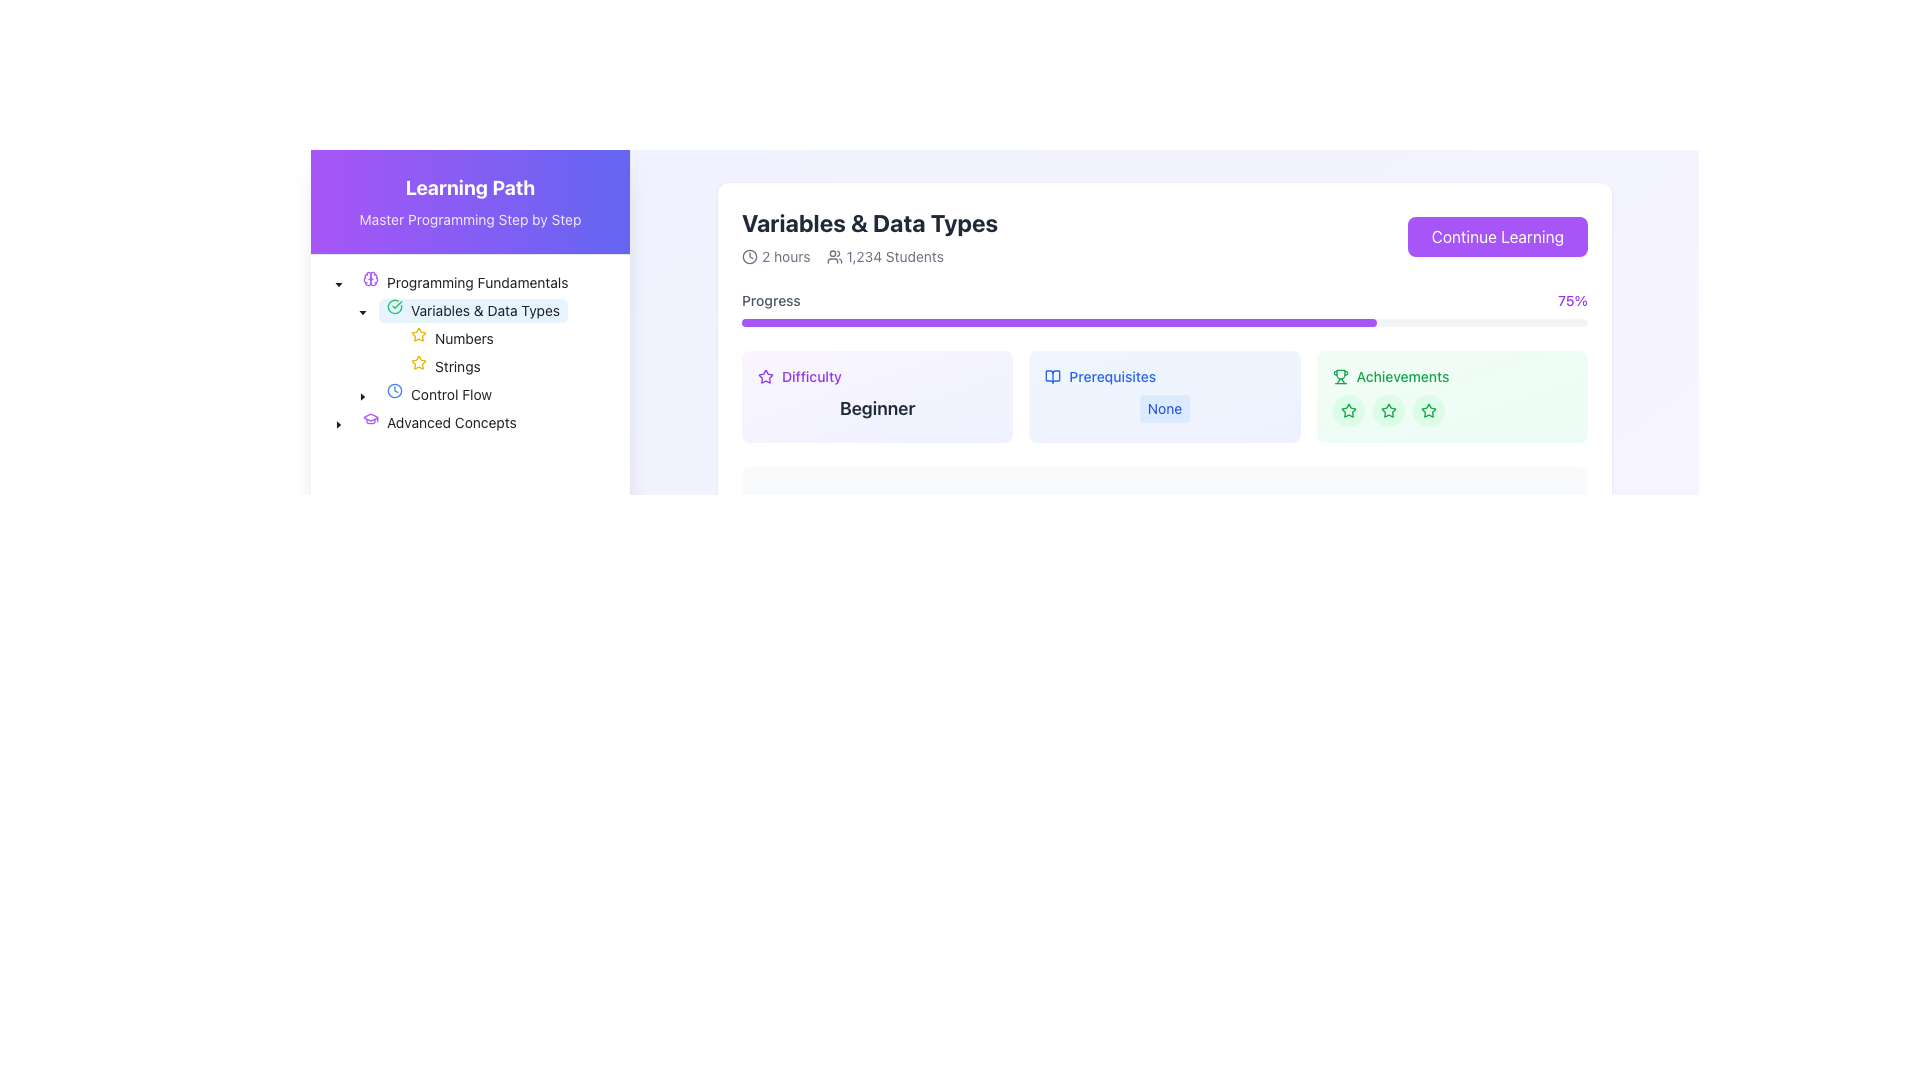 The image size is (1920, 1080). Describe the element at coordinates (406, 366) in the screenshot. I see `the Tree Node Item labeled 'Strings' in the hierarchical tree structure under 'Variables & Data Types'` at that location.